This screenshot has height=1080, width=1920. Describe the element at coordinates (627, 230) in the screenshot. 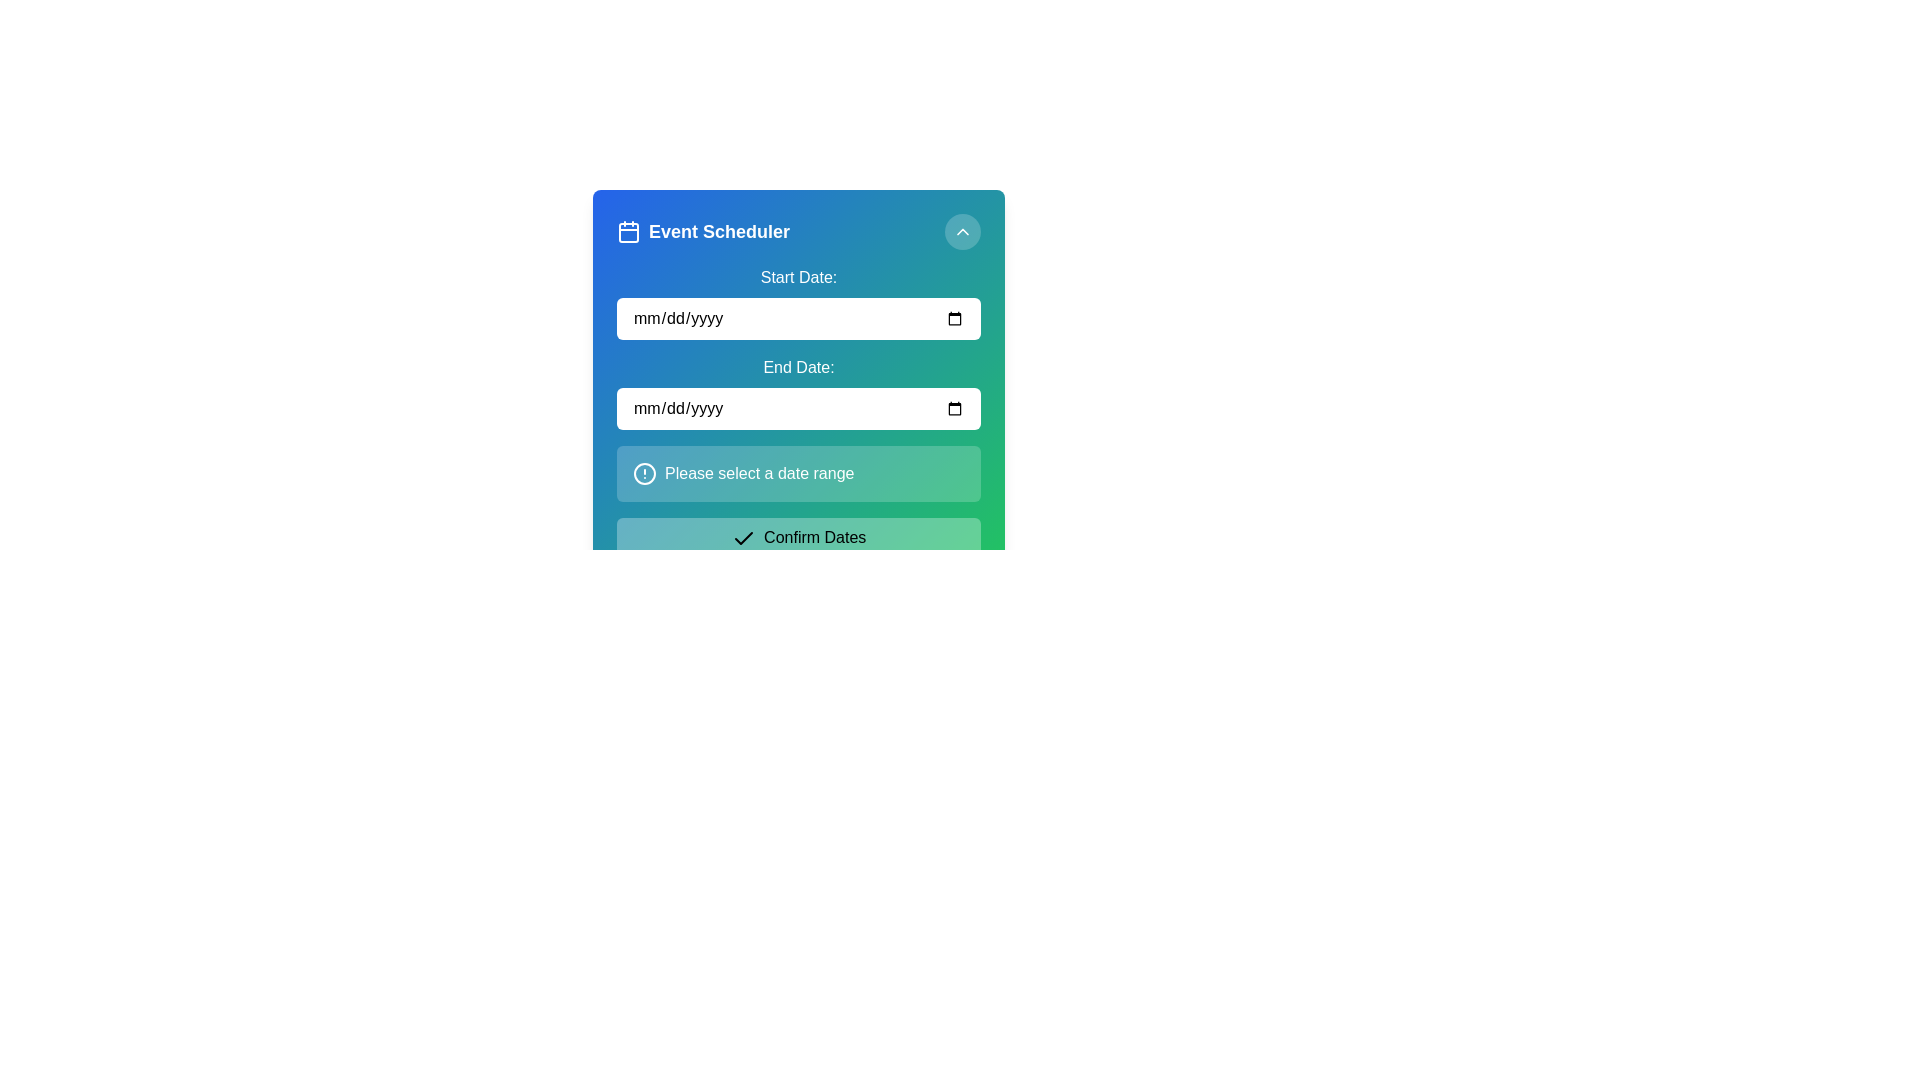

I see `the calendar icon located at the top-left corner of the 'Event Scheduler' header, which is a minimalistic outline-style vector graphic` at that location.